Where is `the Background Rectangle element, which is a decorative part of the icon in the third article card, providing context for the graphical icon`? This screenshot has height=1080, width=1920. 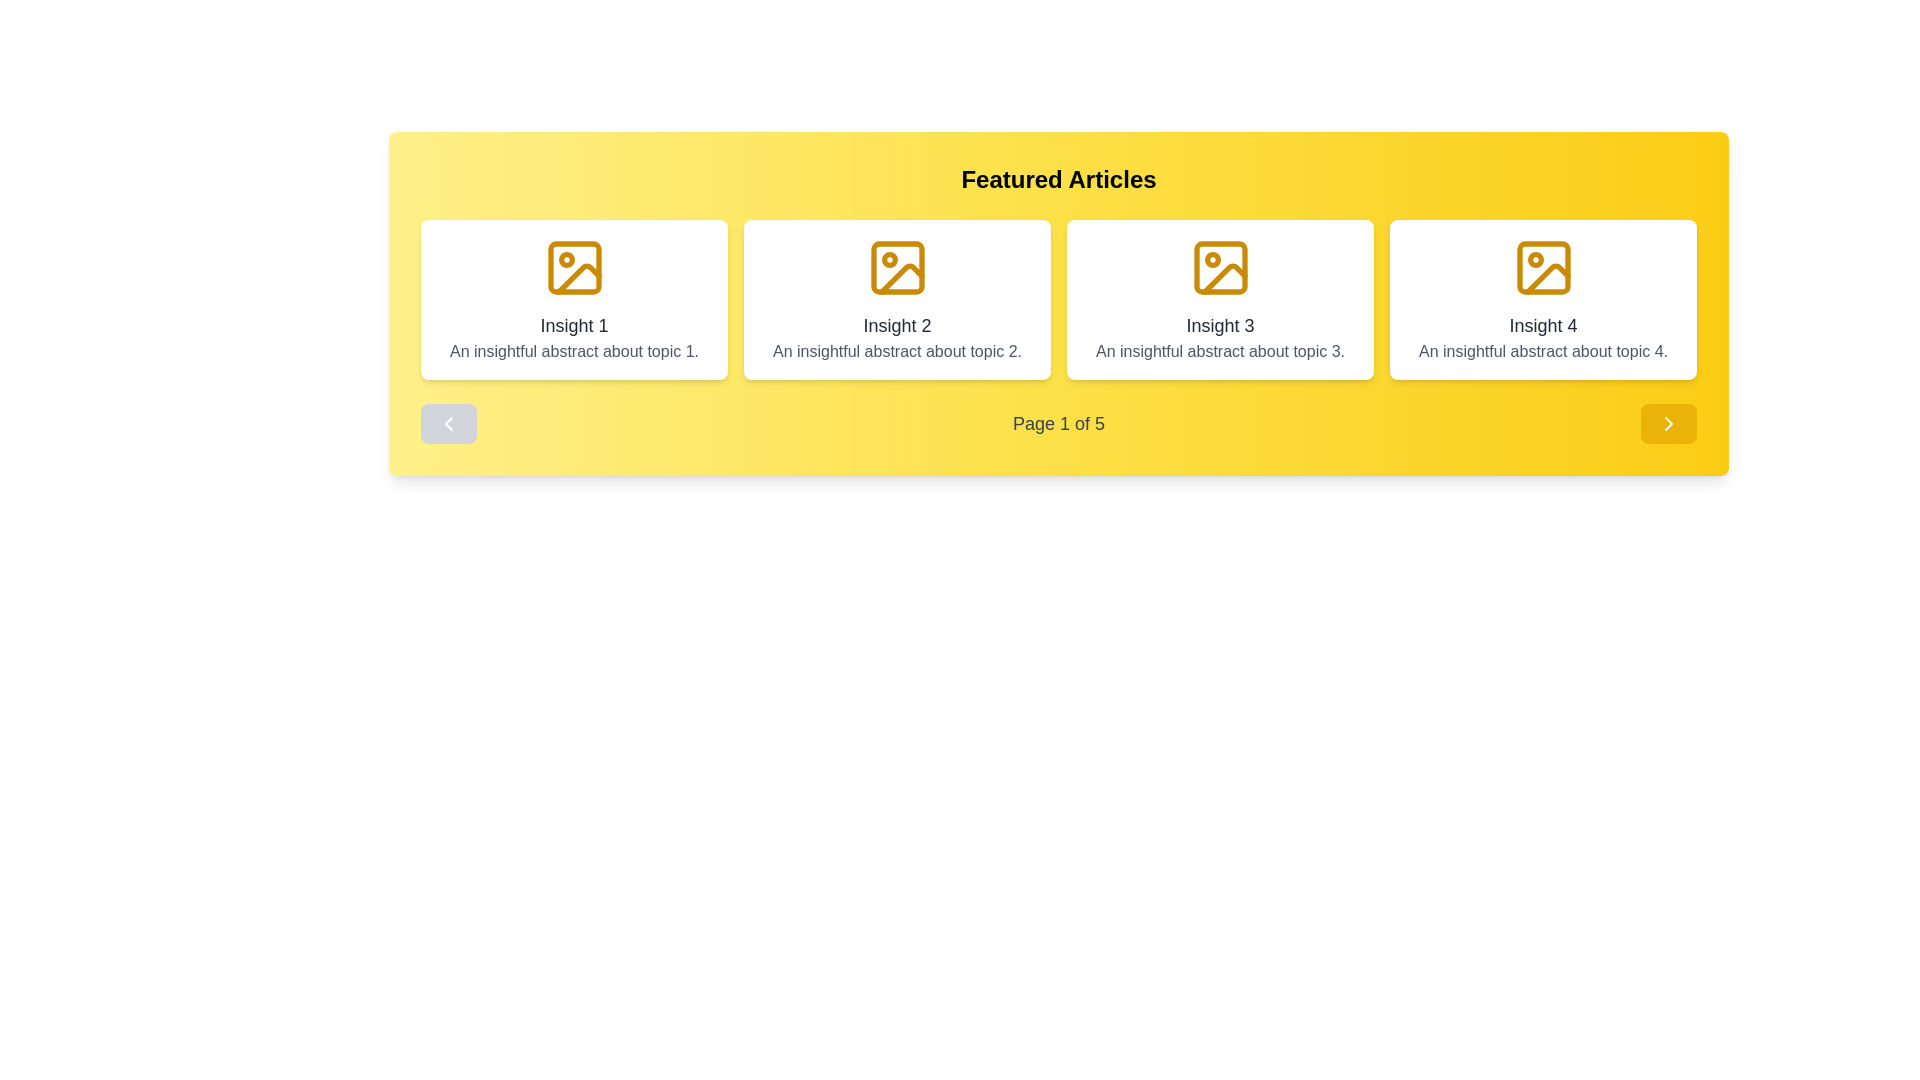 the Background Rectangle element, which is a decorative part of the icon in the third article card, providing context for the graphical icon is located at coordinates (1219, 266).